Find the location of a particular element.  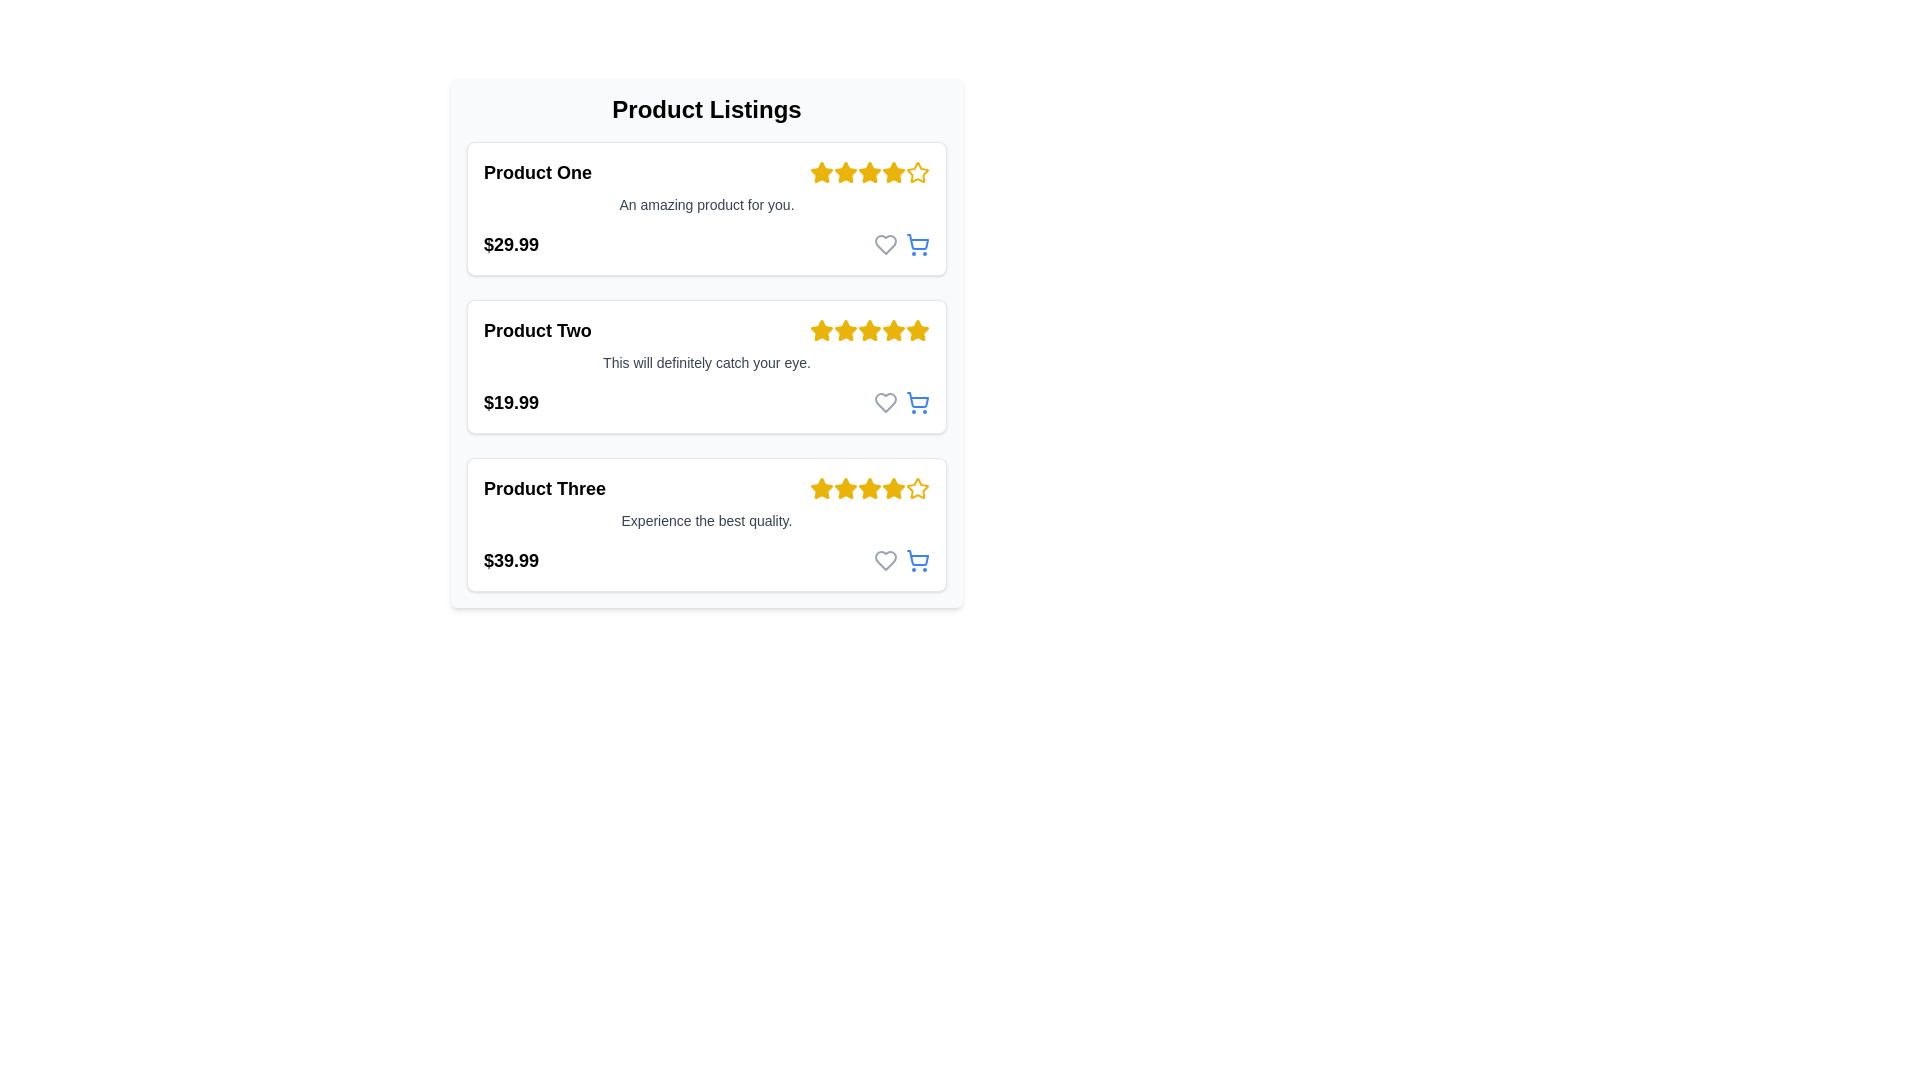

the static text label that contains the phrase 'This will definitely catch your eye.' located under the heading 'Product Two' in the second product card is located at coordinates (706, 362).